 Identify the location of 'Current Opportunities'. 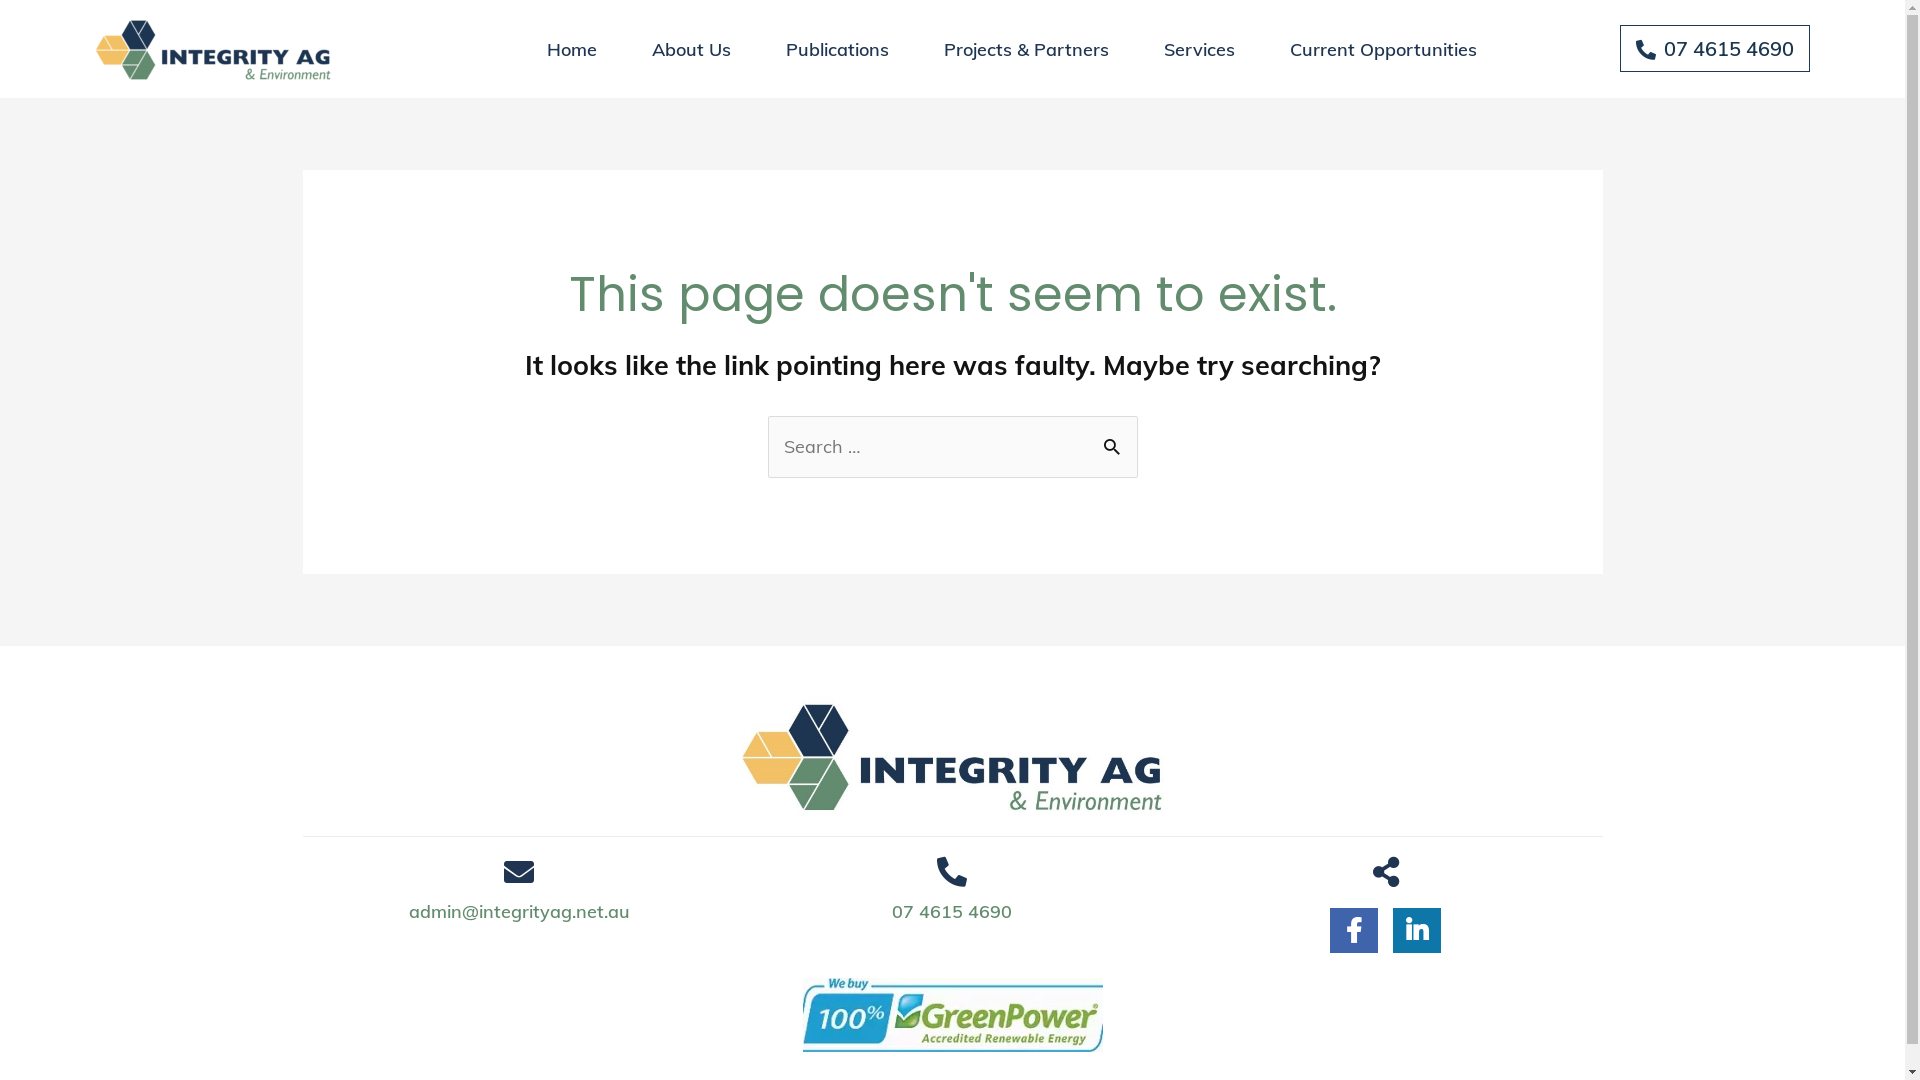
(1382, 48).